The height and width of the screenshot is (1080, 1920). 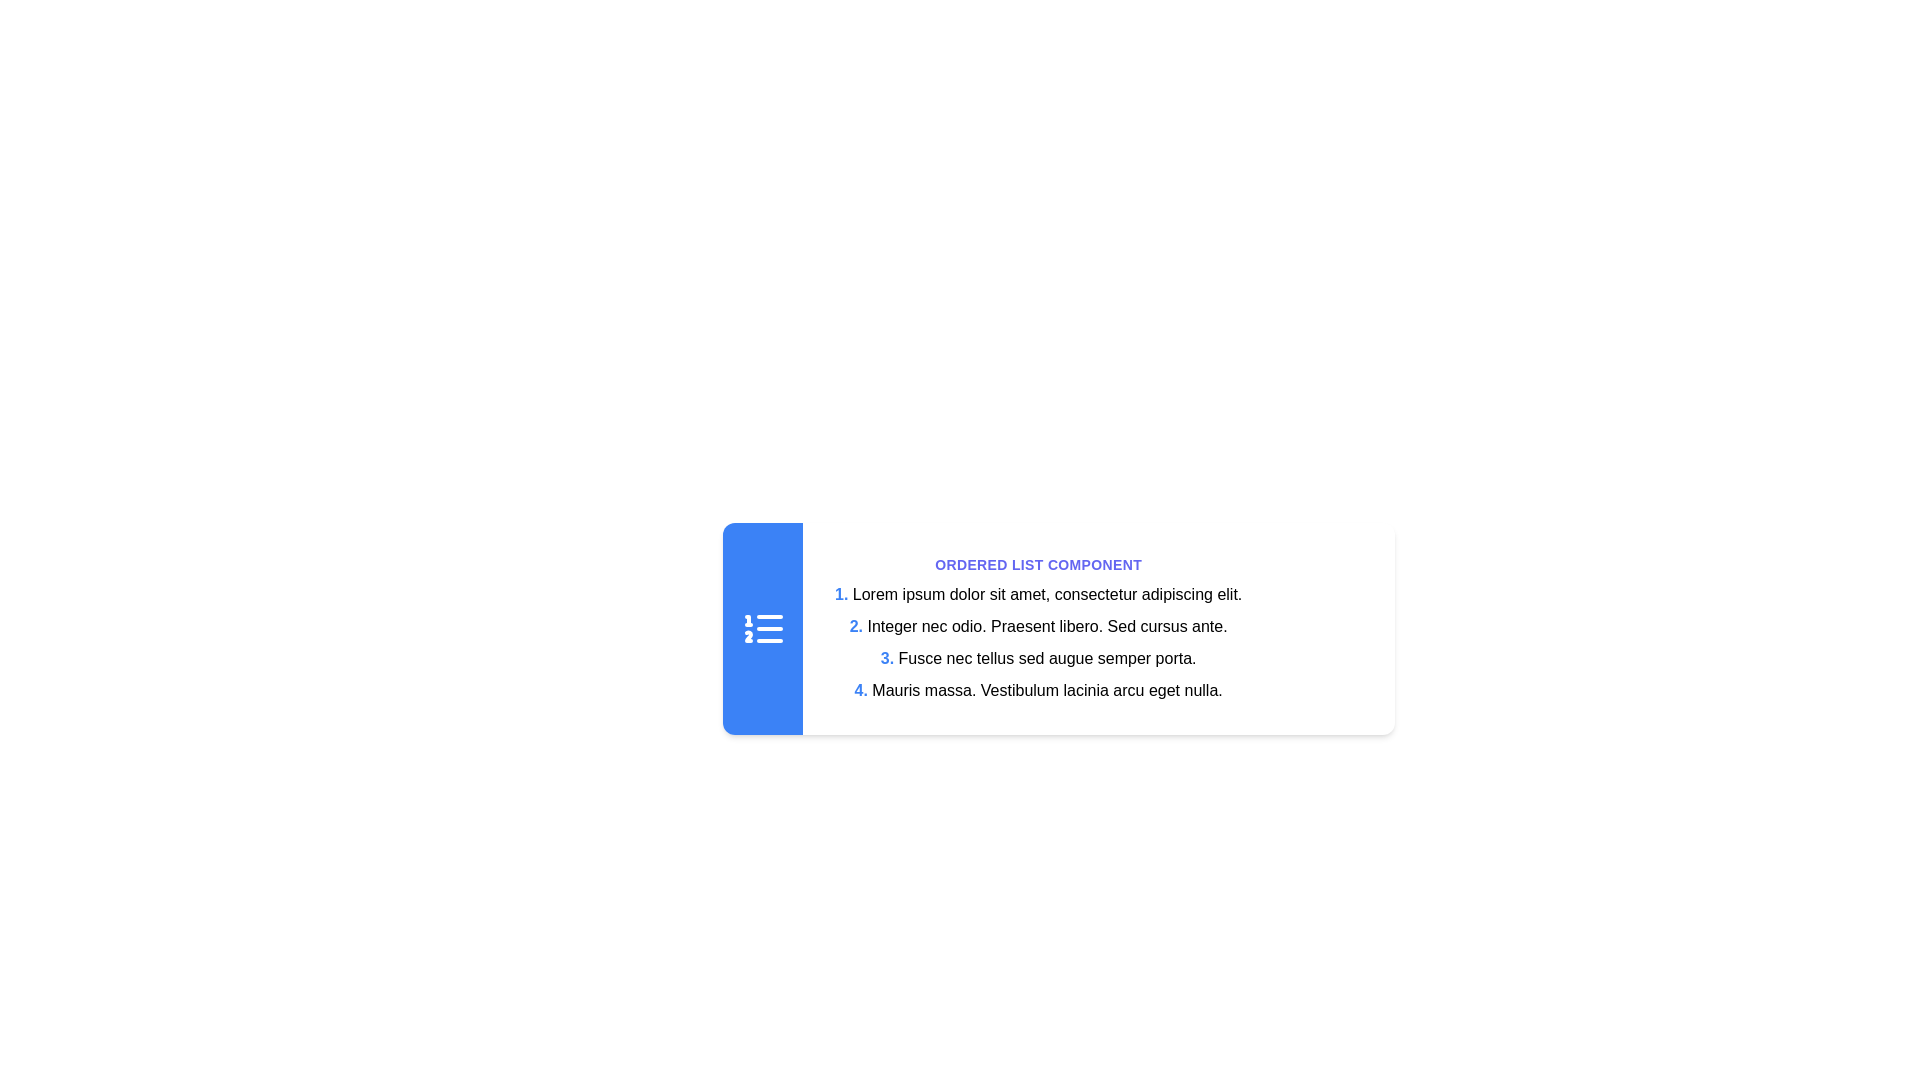 What do you see at coordinates (1038, 564) in the screenshot?
I see `the Text Label that serves as a header for the content, located at the top of the numbered list` at bounding box center [1038, 564].